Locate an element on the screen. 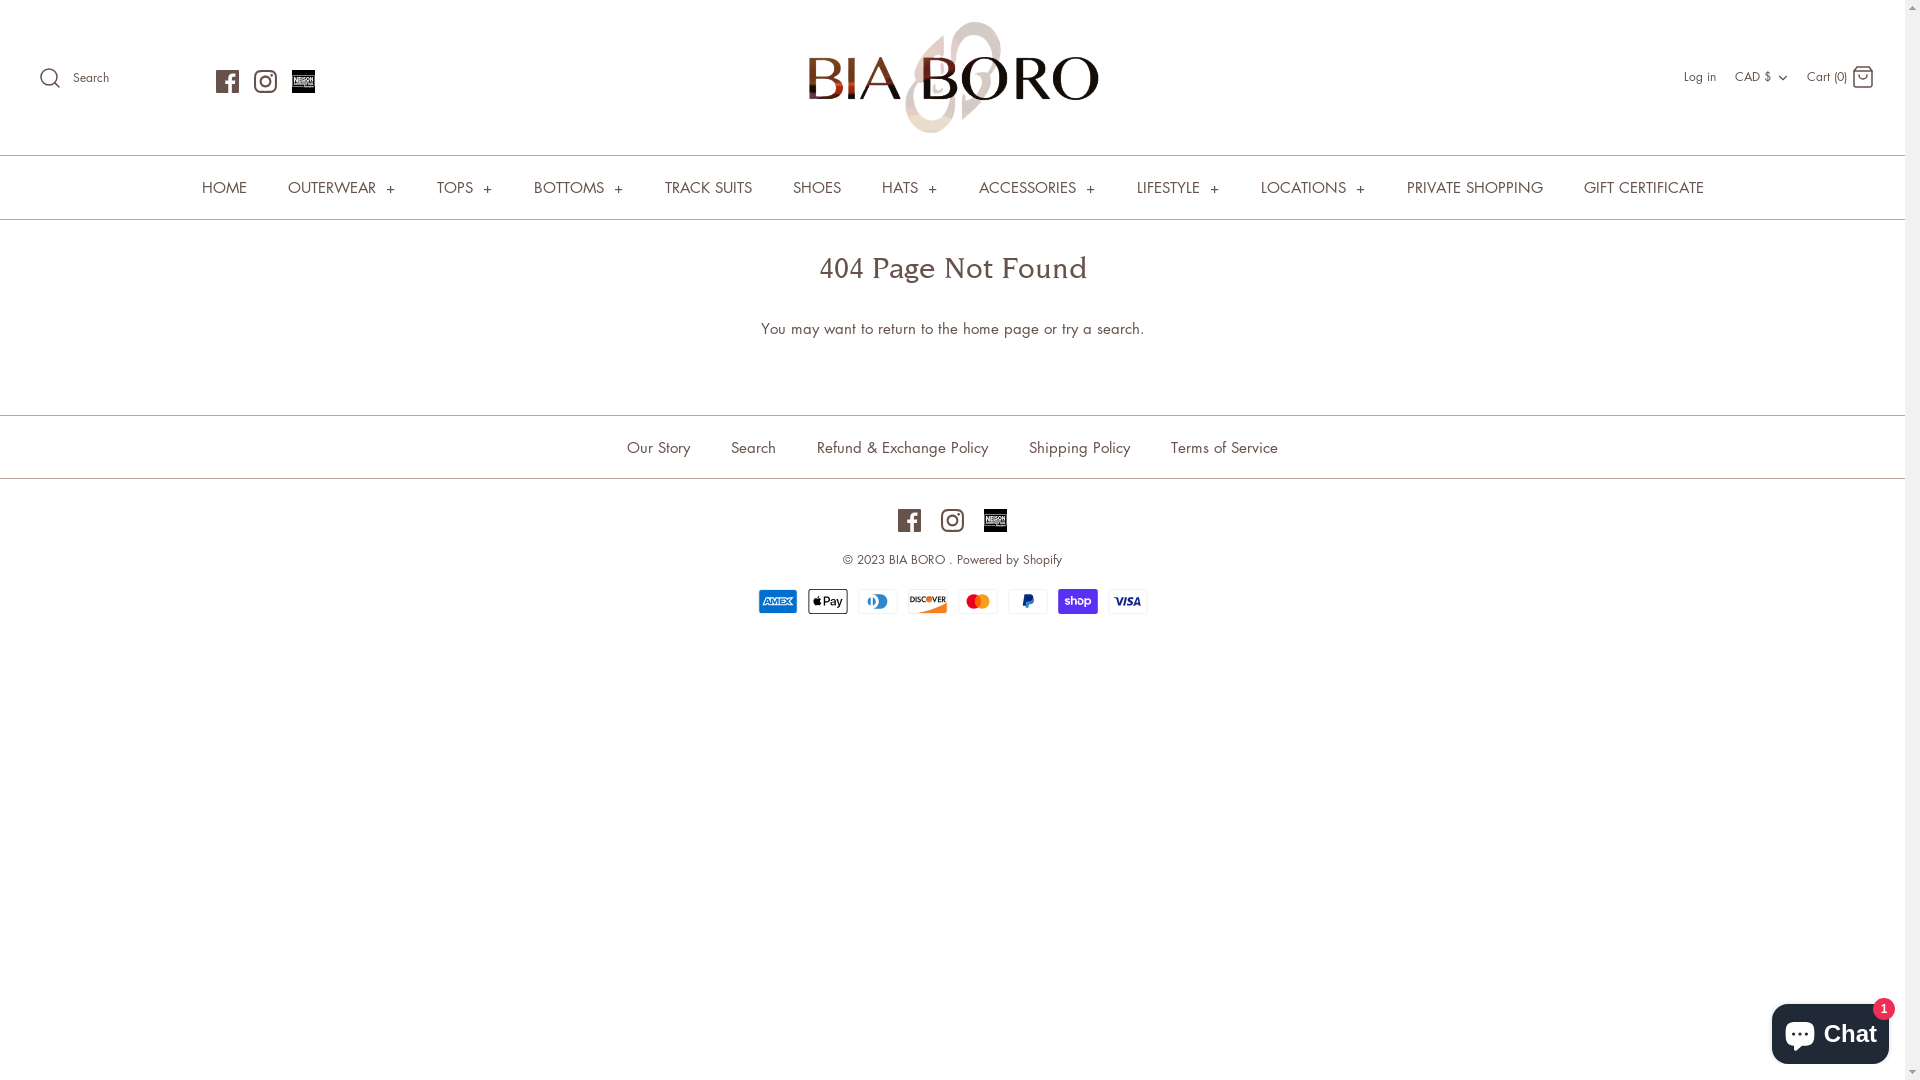 This screenshot has width=1920, height=1080. 'Shopify online store chat' is located at coordinates (1766, 1029).